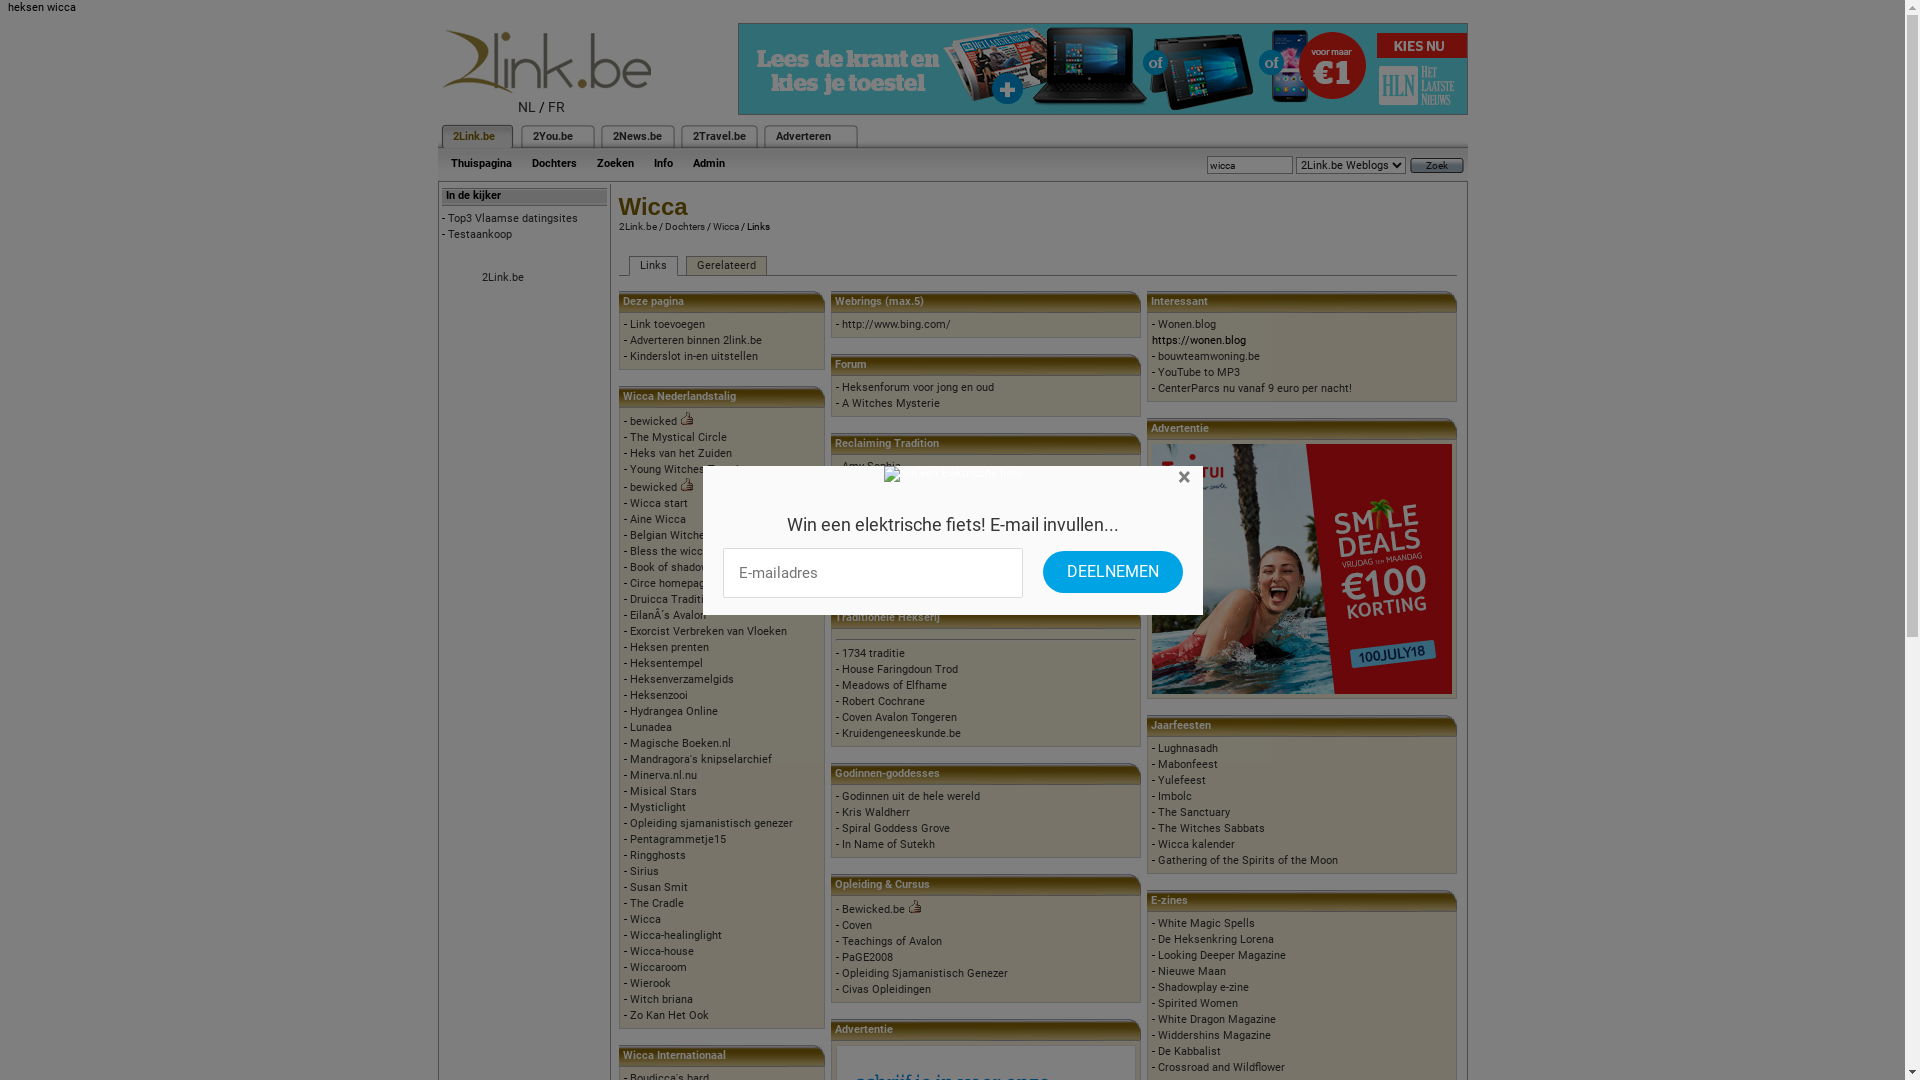  I want to click on 'Teachings of Avalon', so click(841, 941).